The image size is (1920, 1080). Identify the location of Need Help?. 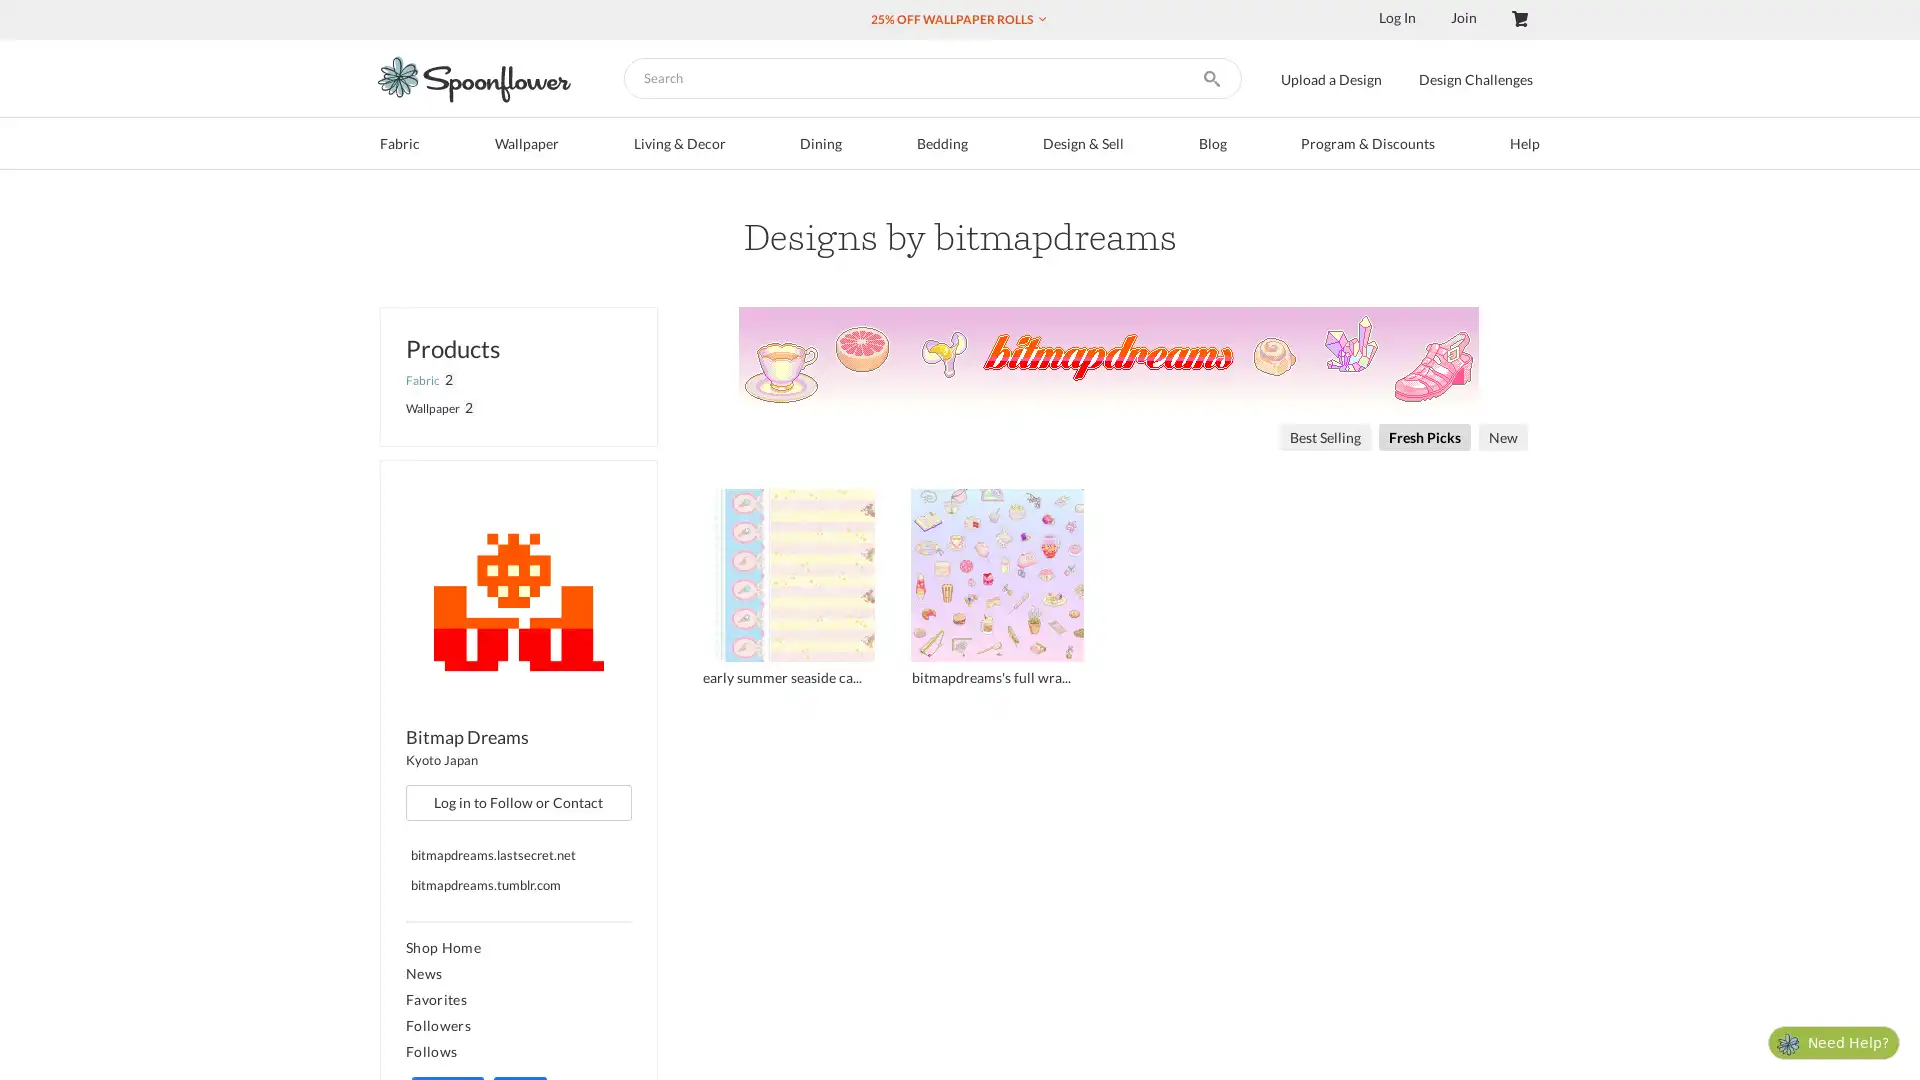
(1833, 1041).